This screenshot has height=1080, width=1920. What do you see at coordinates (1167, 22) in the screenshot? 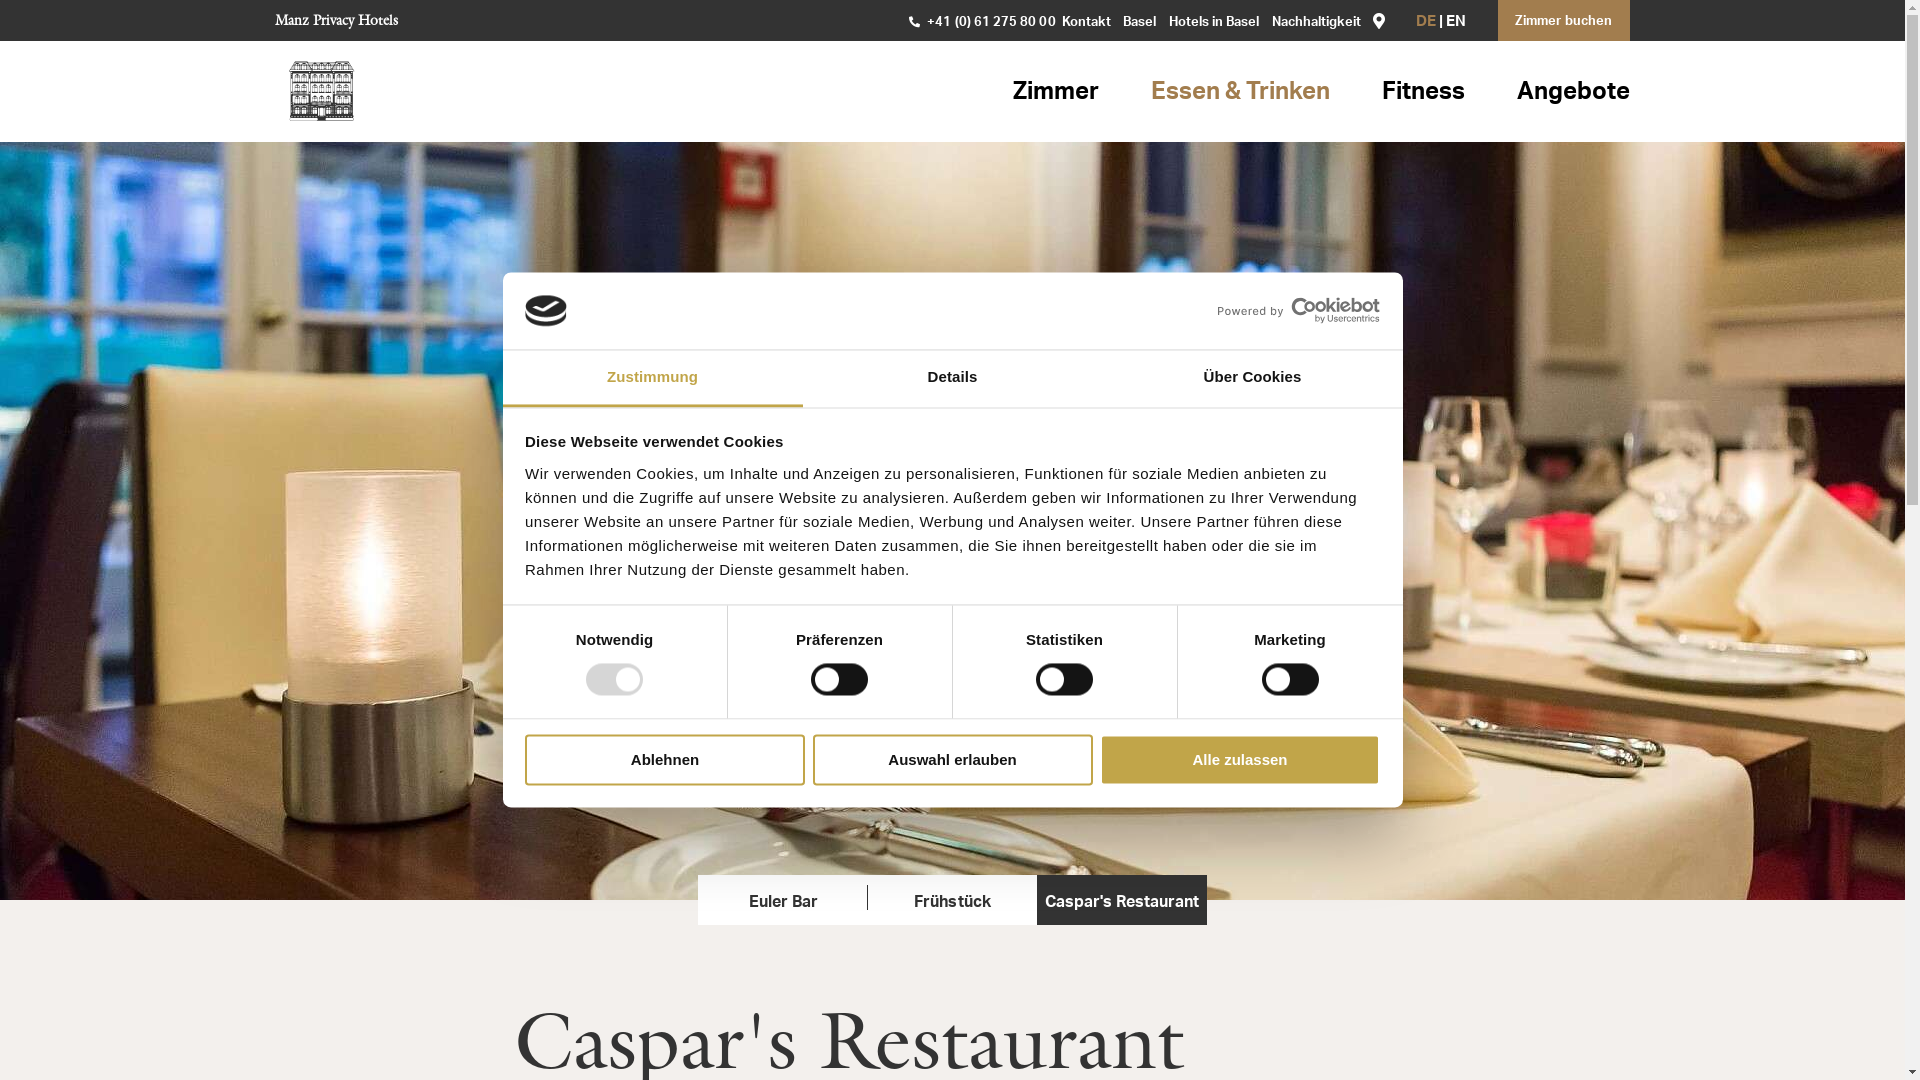
I see `'Hotels in Basel'` at bounding box center [1167, 22].